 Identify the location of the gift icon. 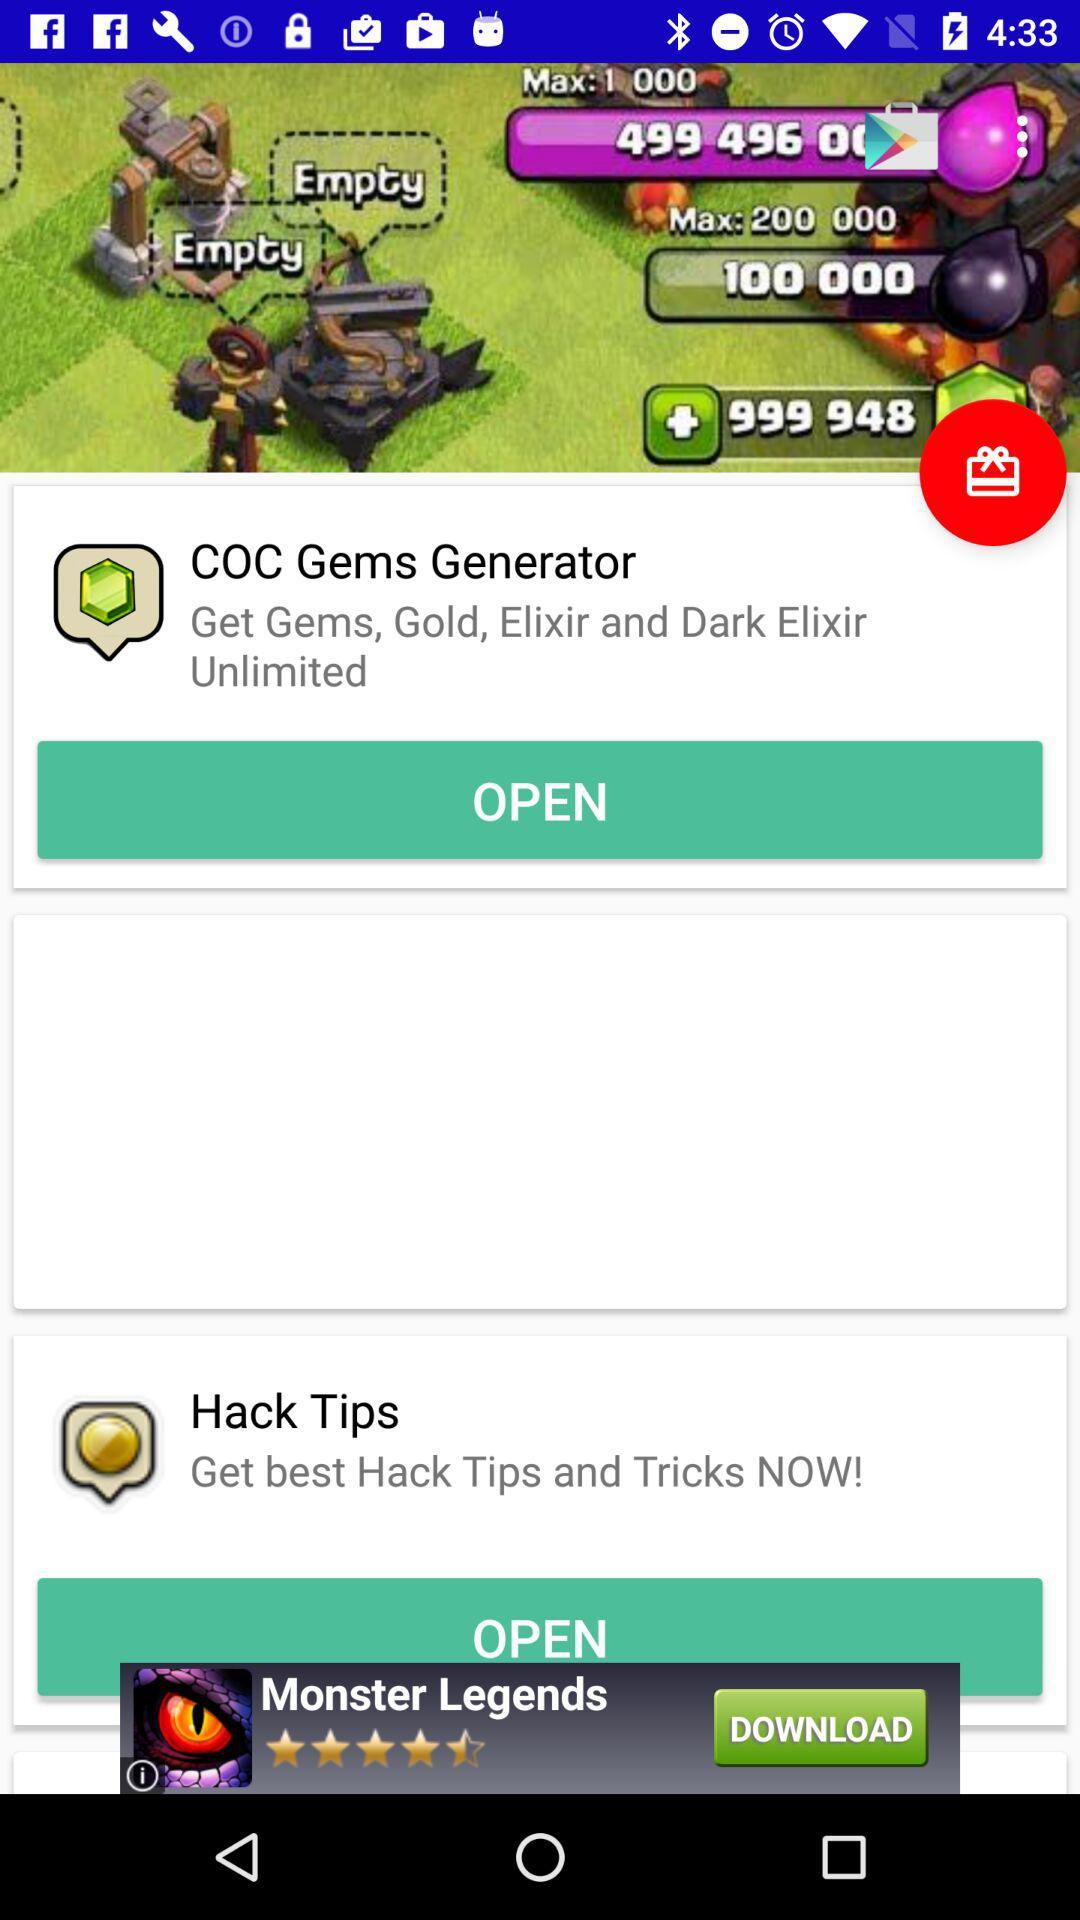
(992, 471).